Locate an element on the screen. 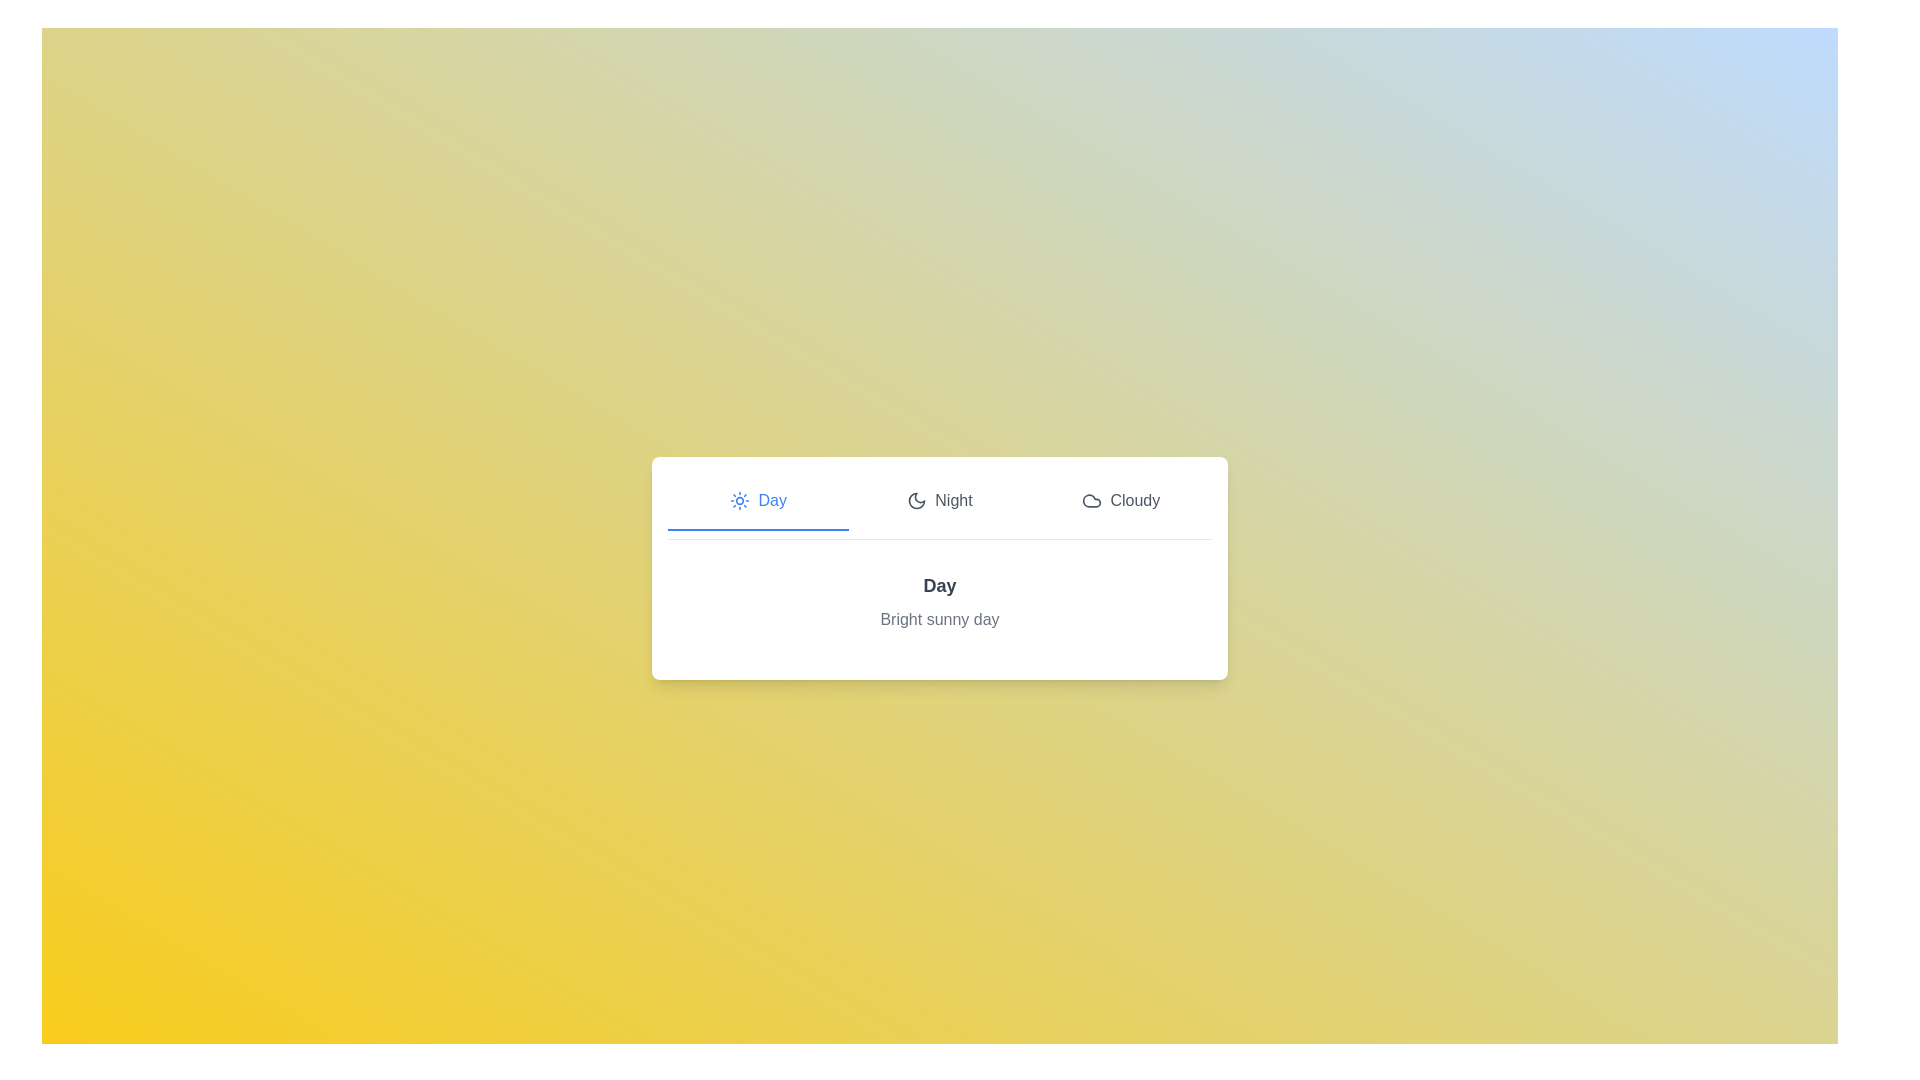 Image resolution: width=1920 pixels, height=1080 pixels. the tab Night to view its content is located at coordinates (939, 500).